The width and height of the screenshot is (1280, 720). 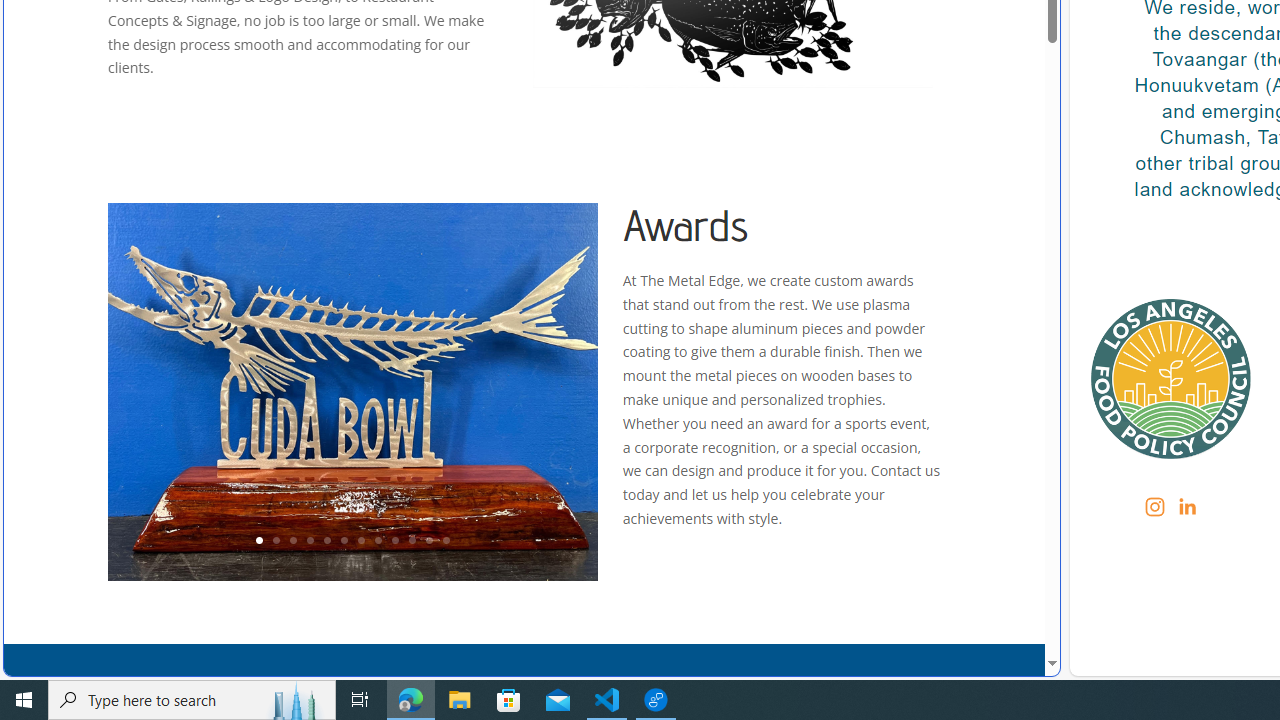 I want to click on 'Class: sqs-svg-icon--social', so click(x=1187, y=505).